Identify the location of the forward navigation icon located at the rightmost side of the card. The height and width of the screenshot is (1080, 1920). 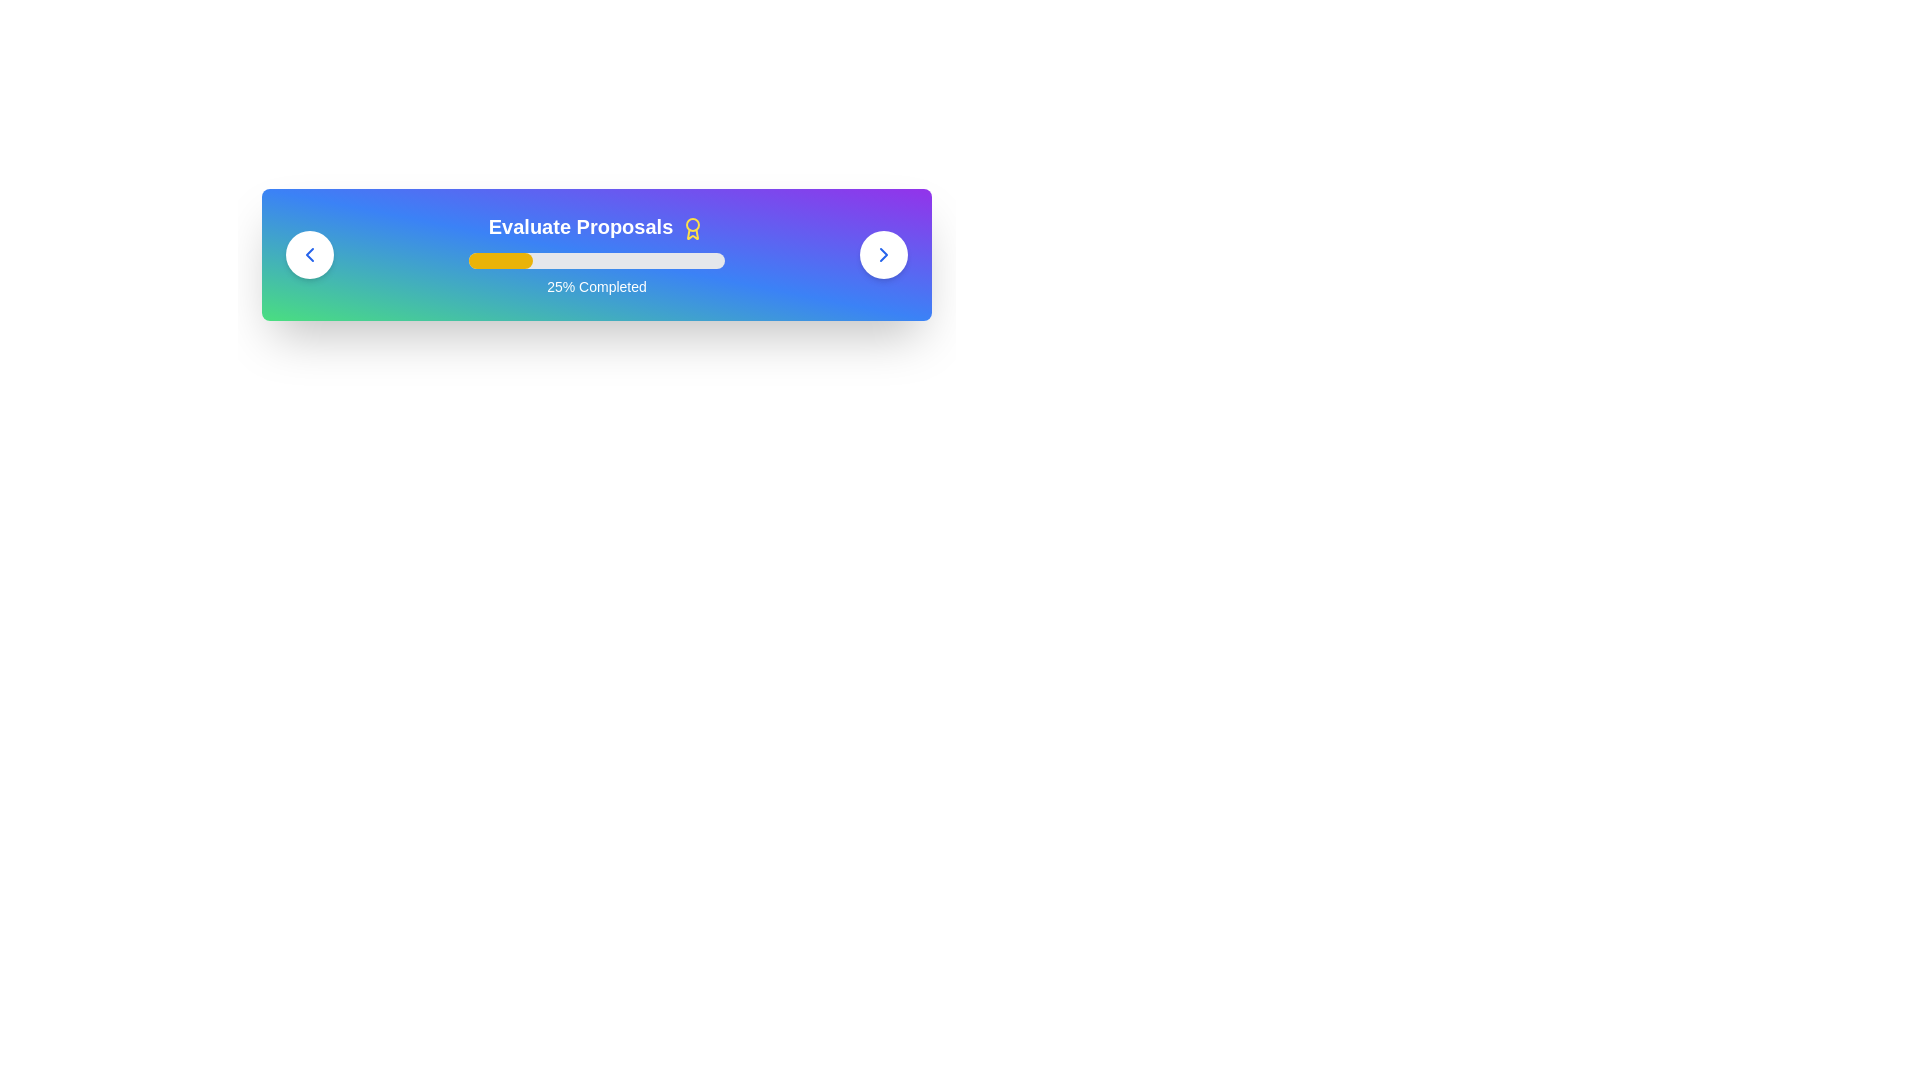
(882, 253).